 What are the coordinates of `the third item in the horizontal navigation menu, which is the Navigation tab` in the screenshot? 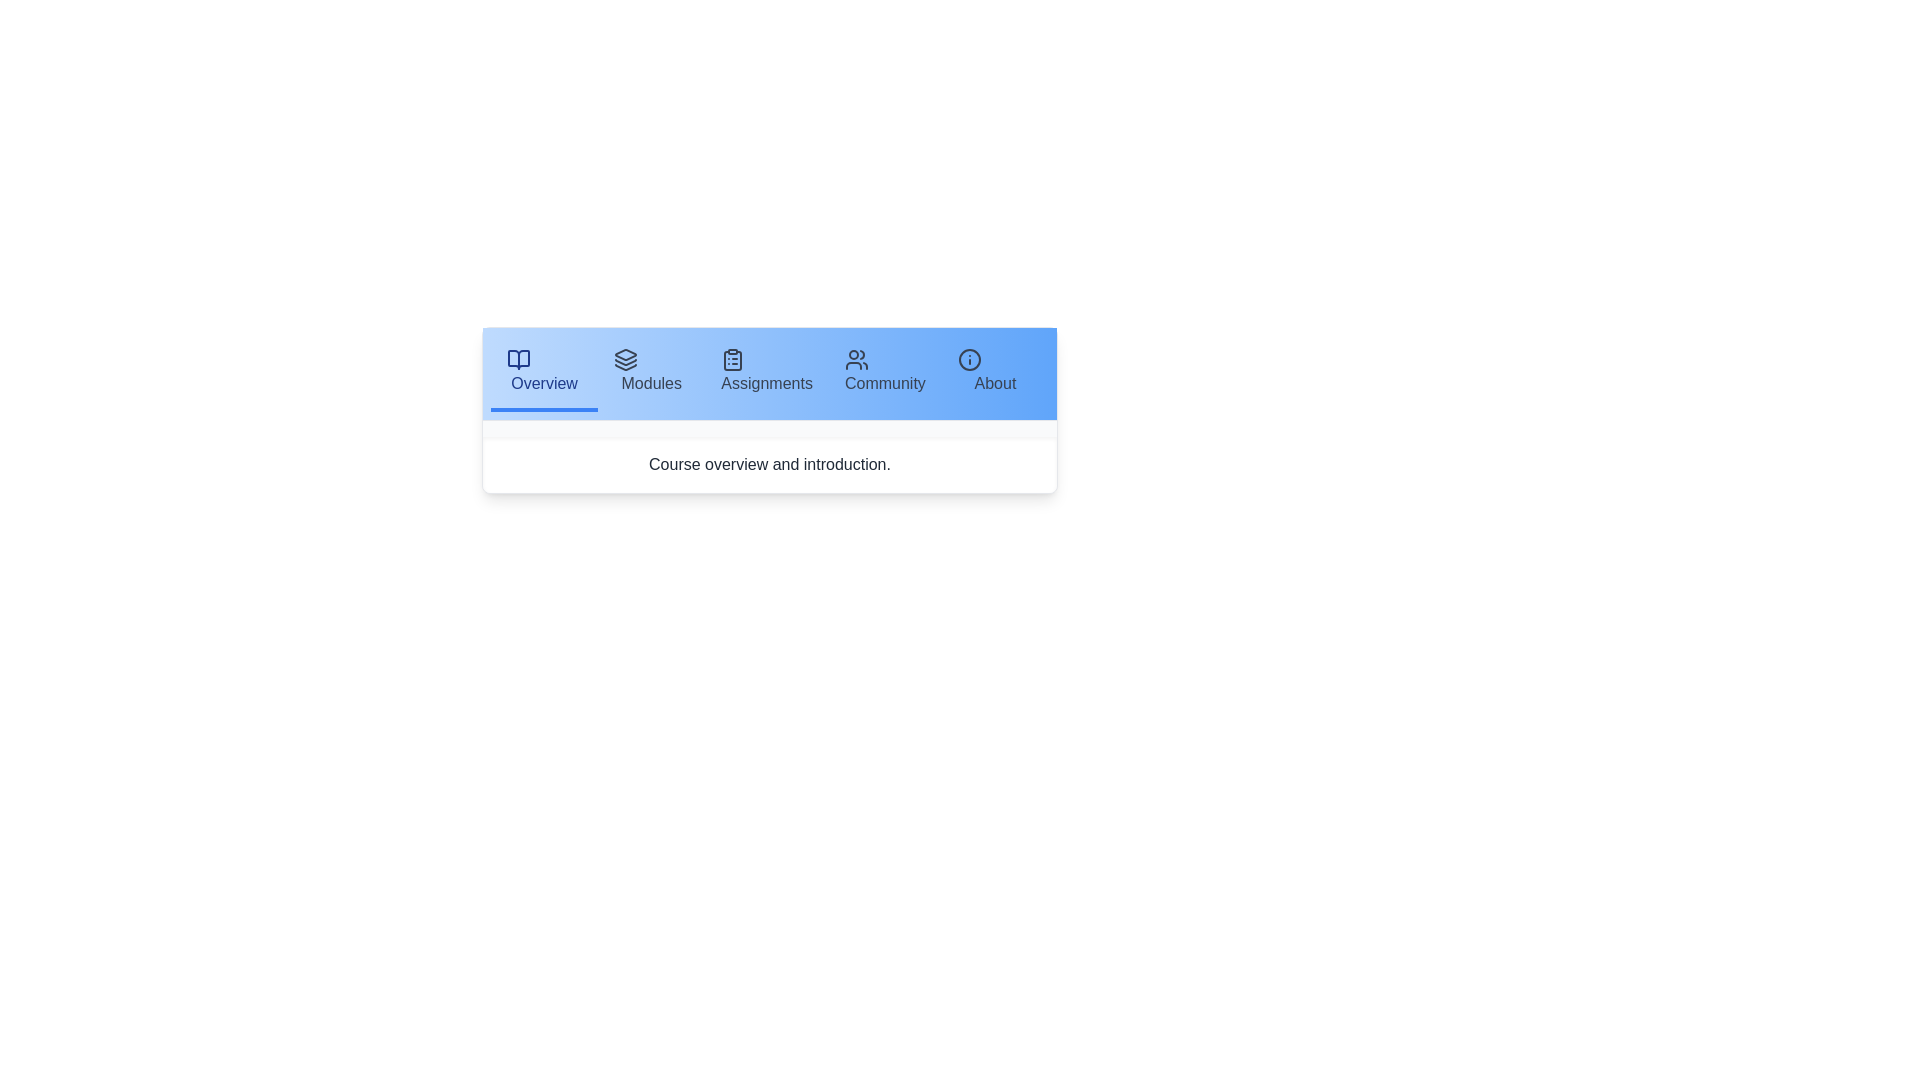 It's located at (766, 374).